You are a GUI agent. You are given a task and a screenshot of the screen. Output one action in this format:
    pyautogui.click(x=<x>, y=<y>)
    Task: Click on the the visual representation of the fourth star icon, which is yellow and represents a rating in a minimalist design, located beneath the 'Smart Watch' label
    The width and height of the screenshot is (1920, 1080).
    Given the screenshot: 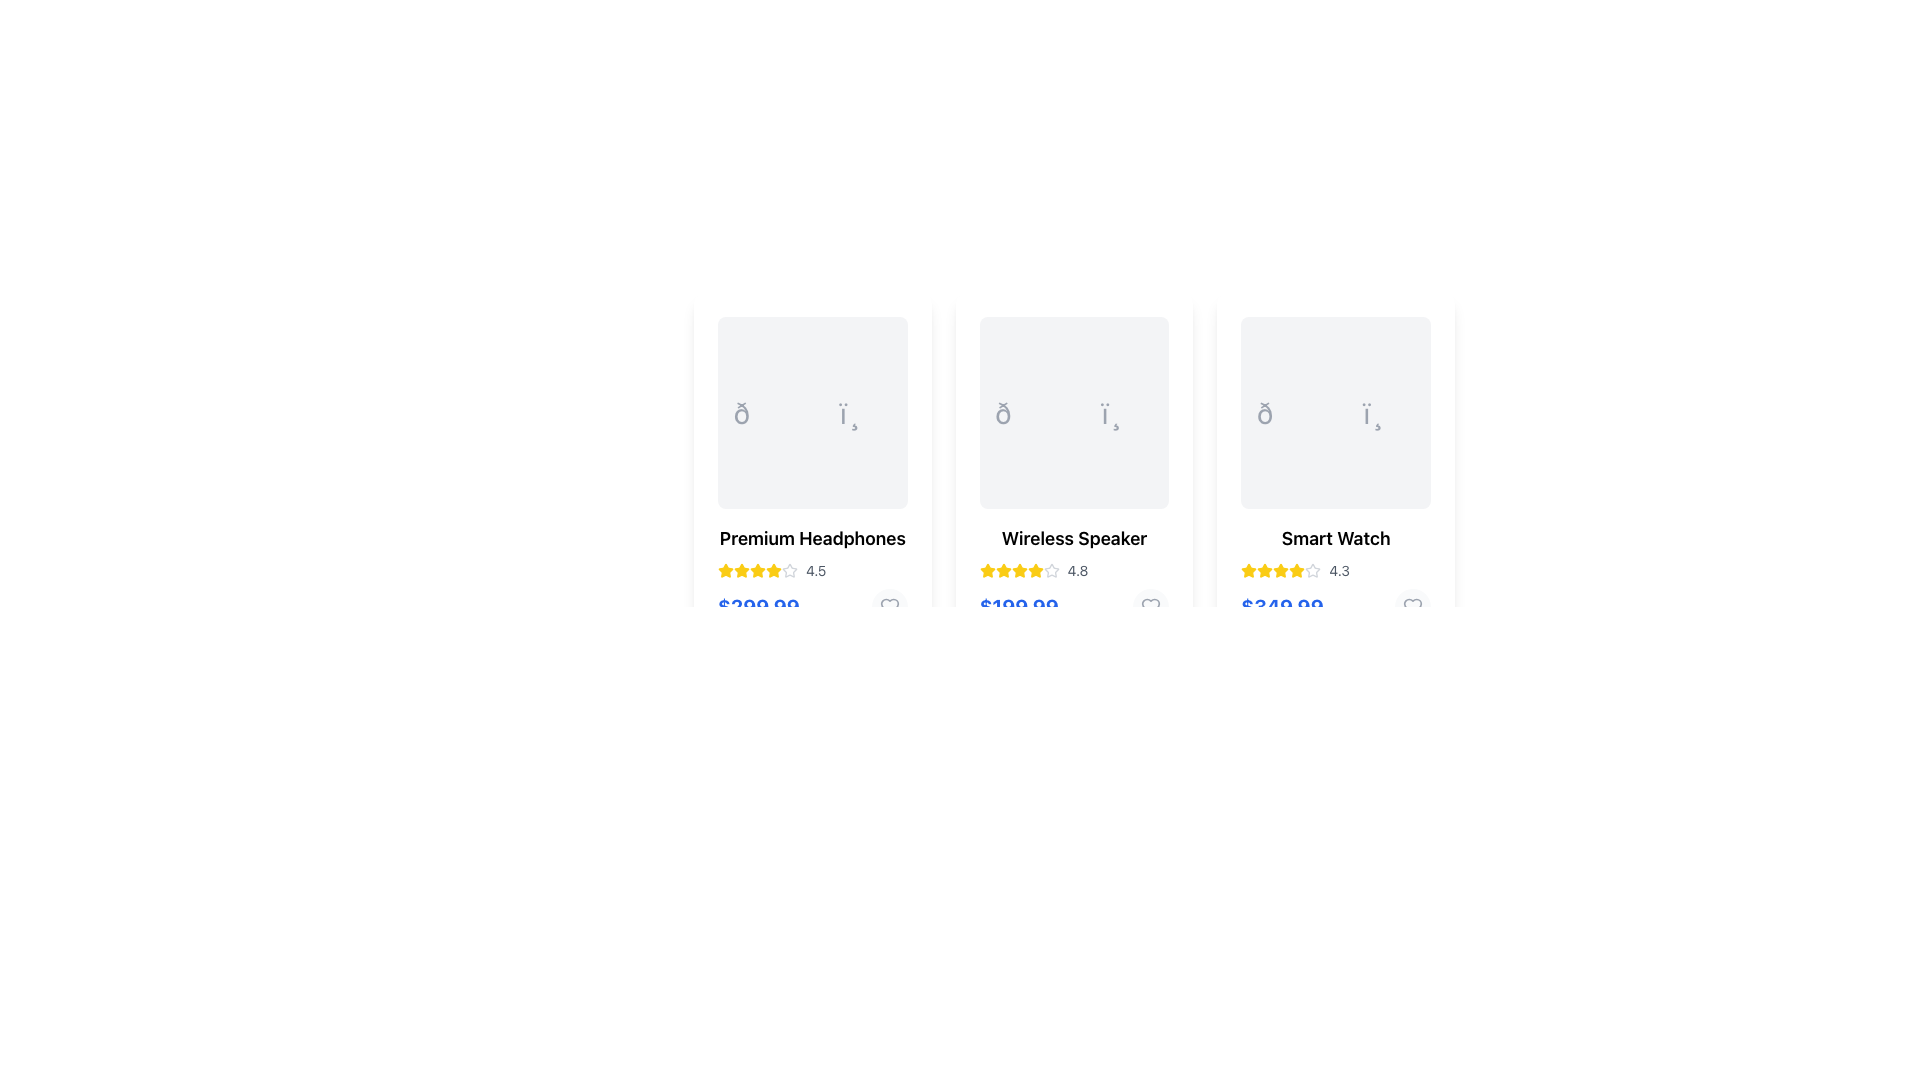 What is the action you would take?
    pyautogui.click(x=1281, y=570)
    